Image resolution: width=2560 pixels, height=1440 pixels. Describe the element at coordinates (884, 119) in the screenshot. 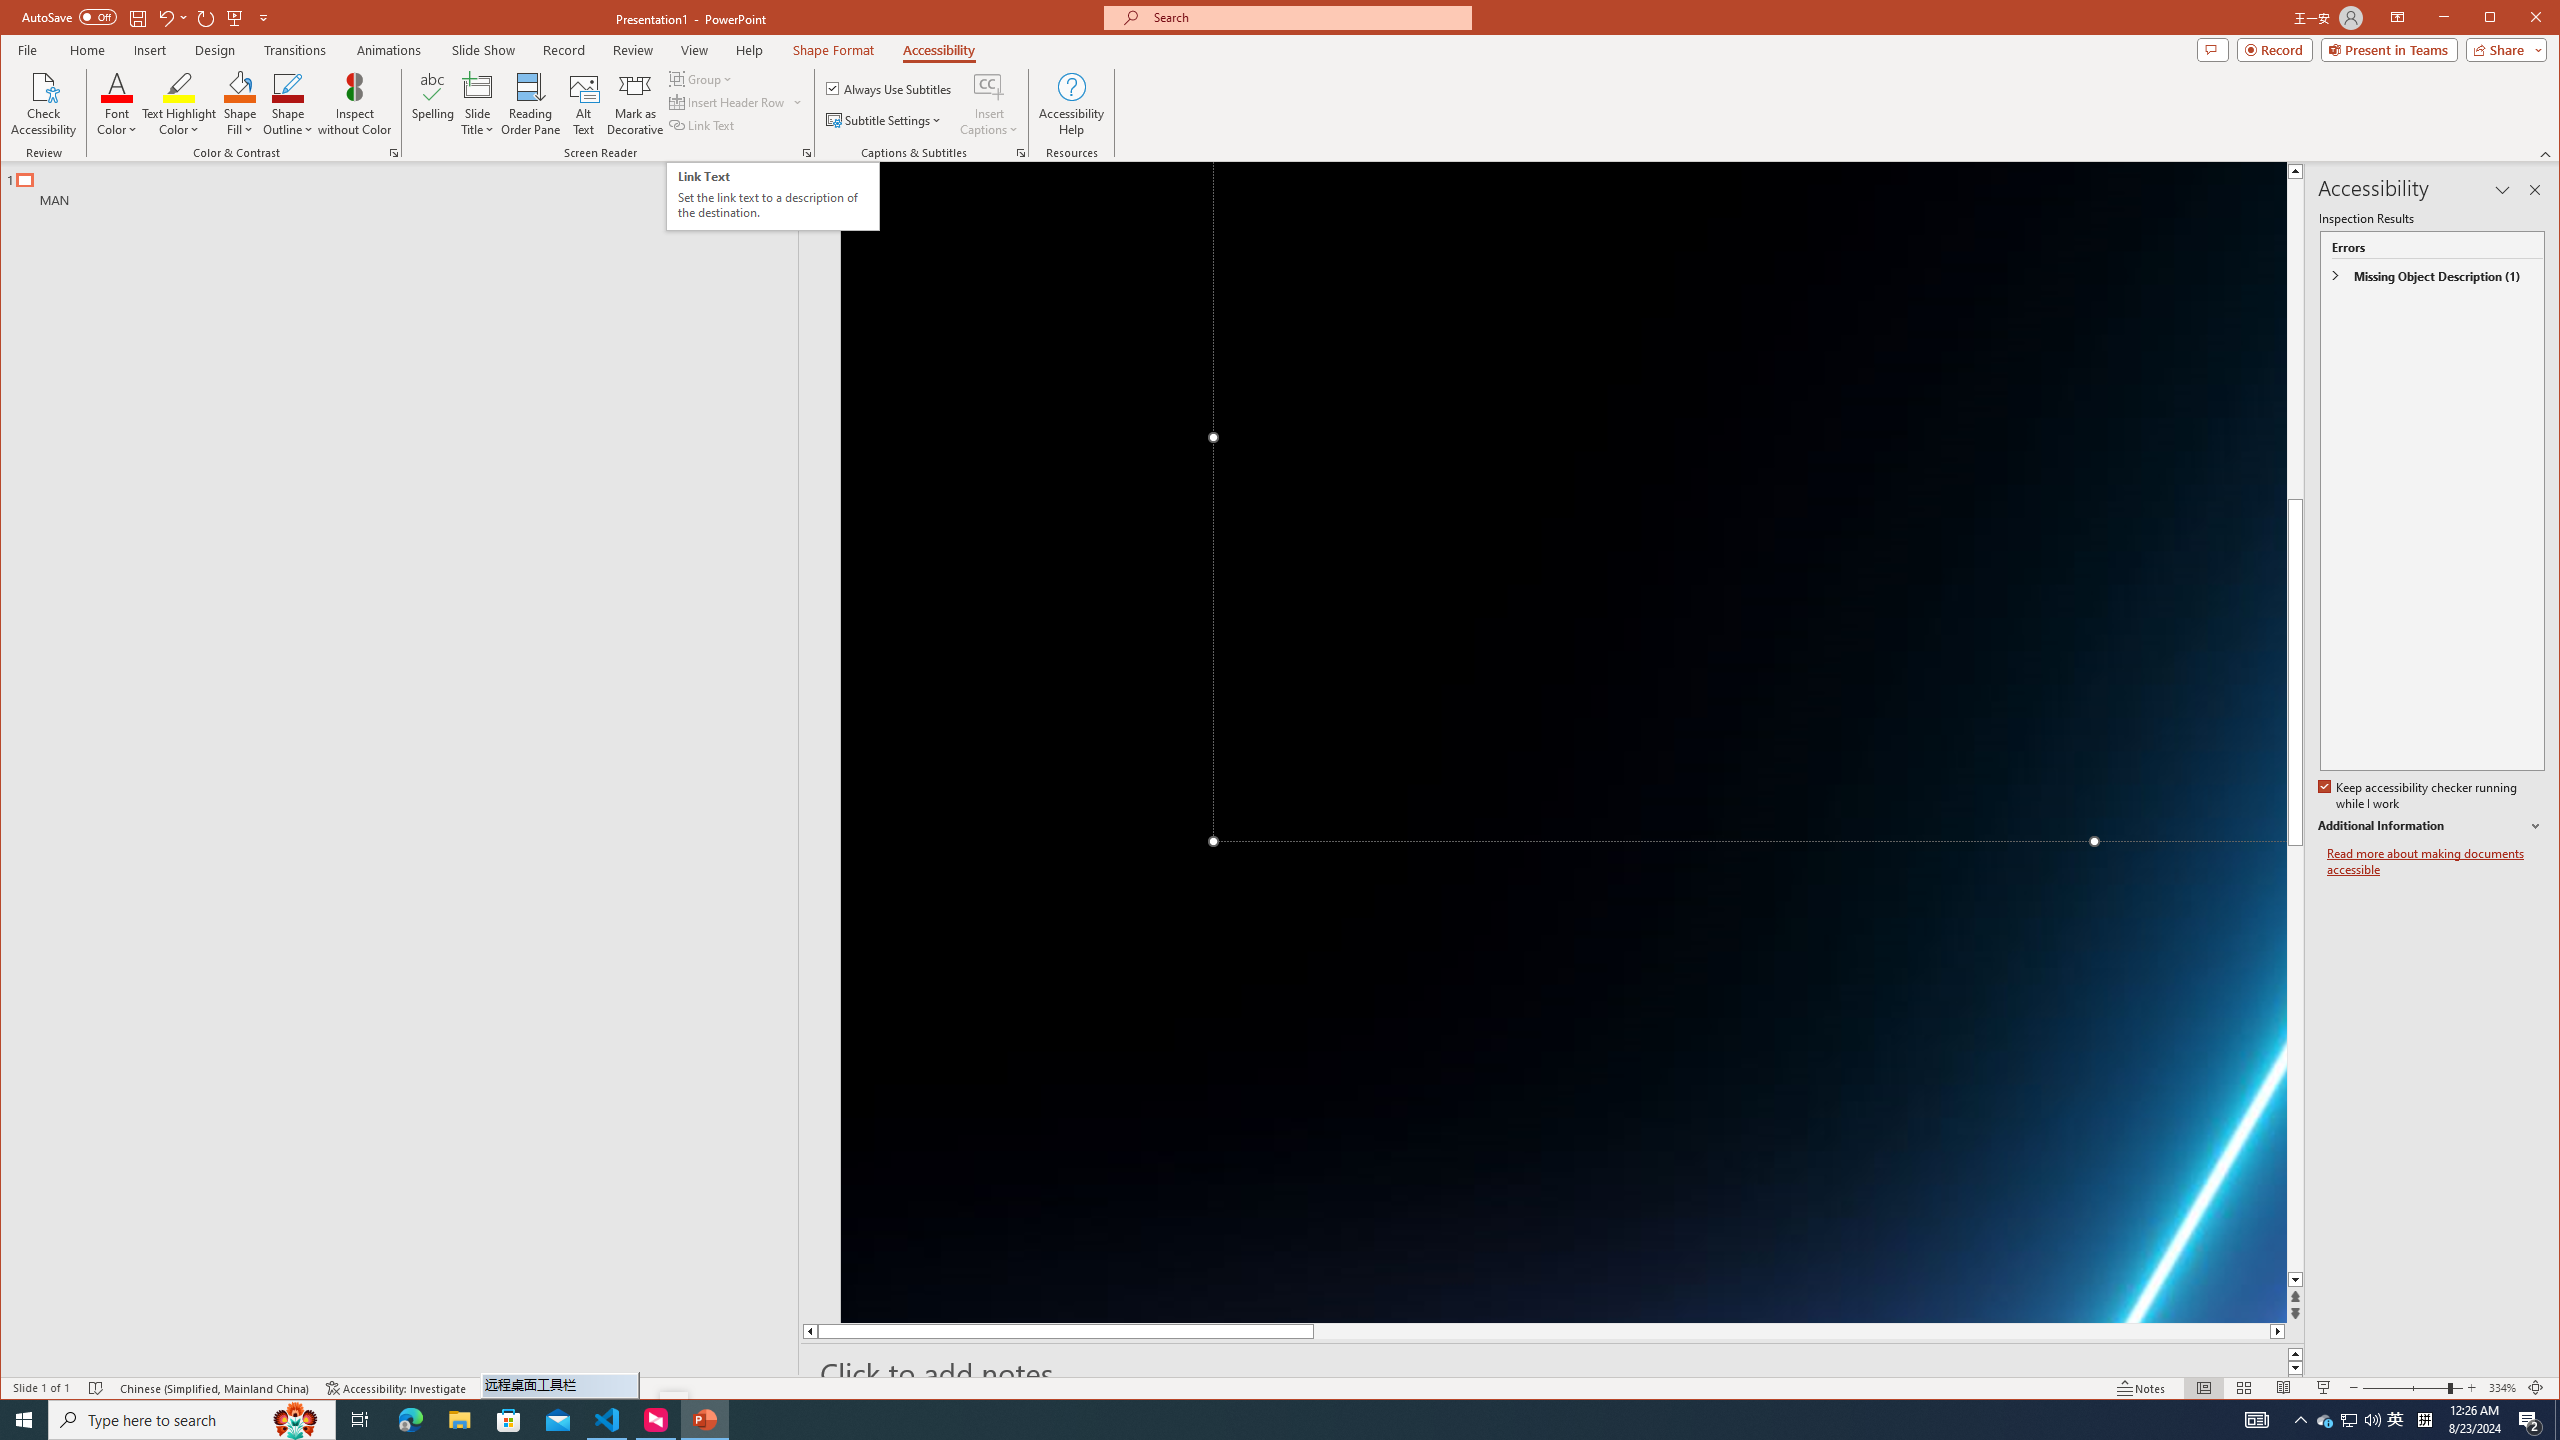

I see `'Subtitle Settings'` at that location.